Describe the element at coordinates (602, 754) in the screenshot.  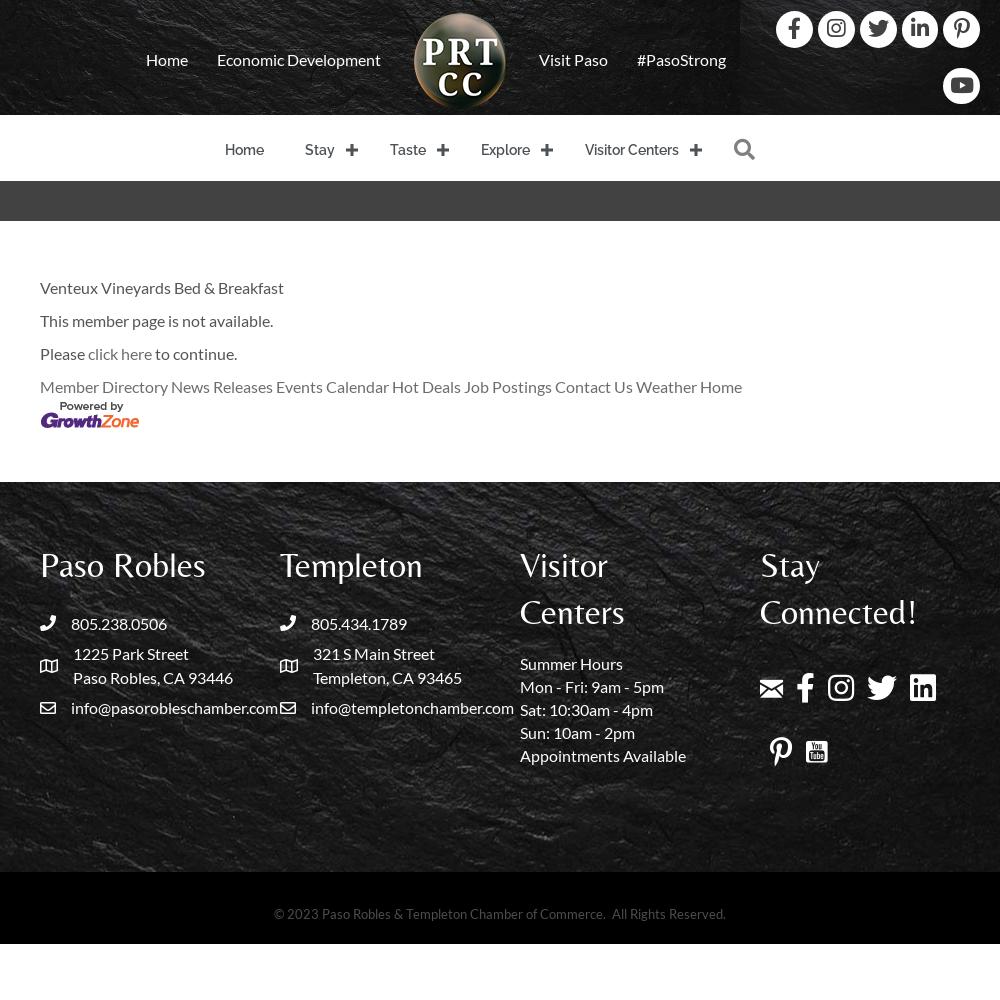
I see `'Appointments Available'` at that location.